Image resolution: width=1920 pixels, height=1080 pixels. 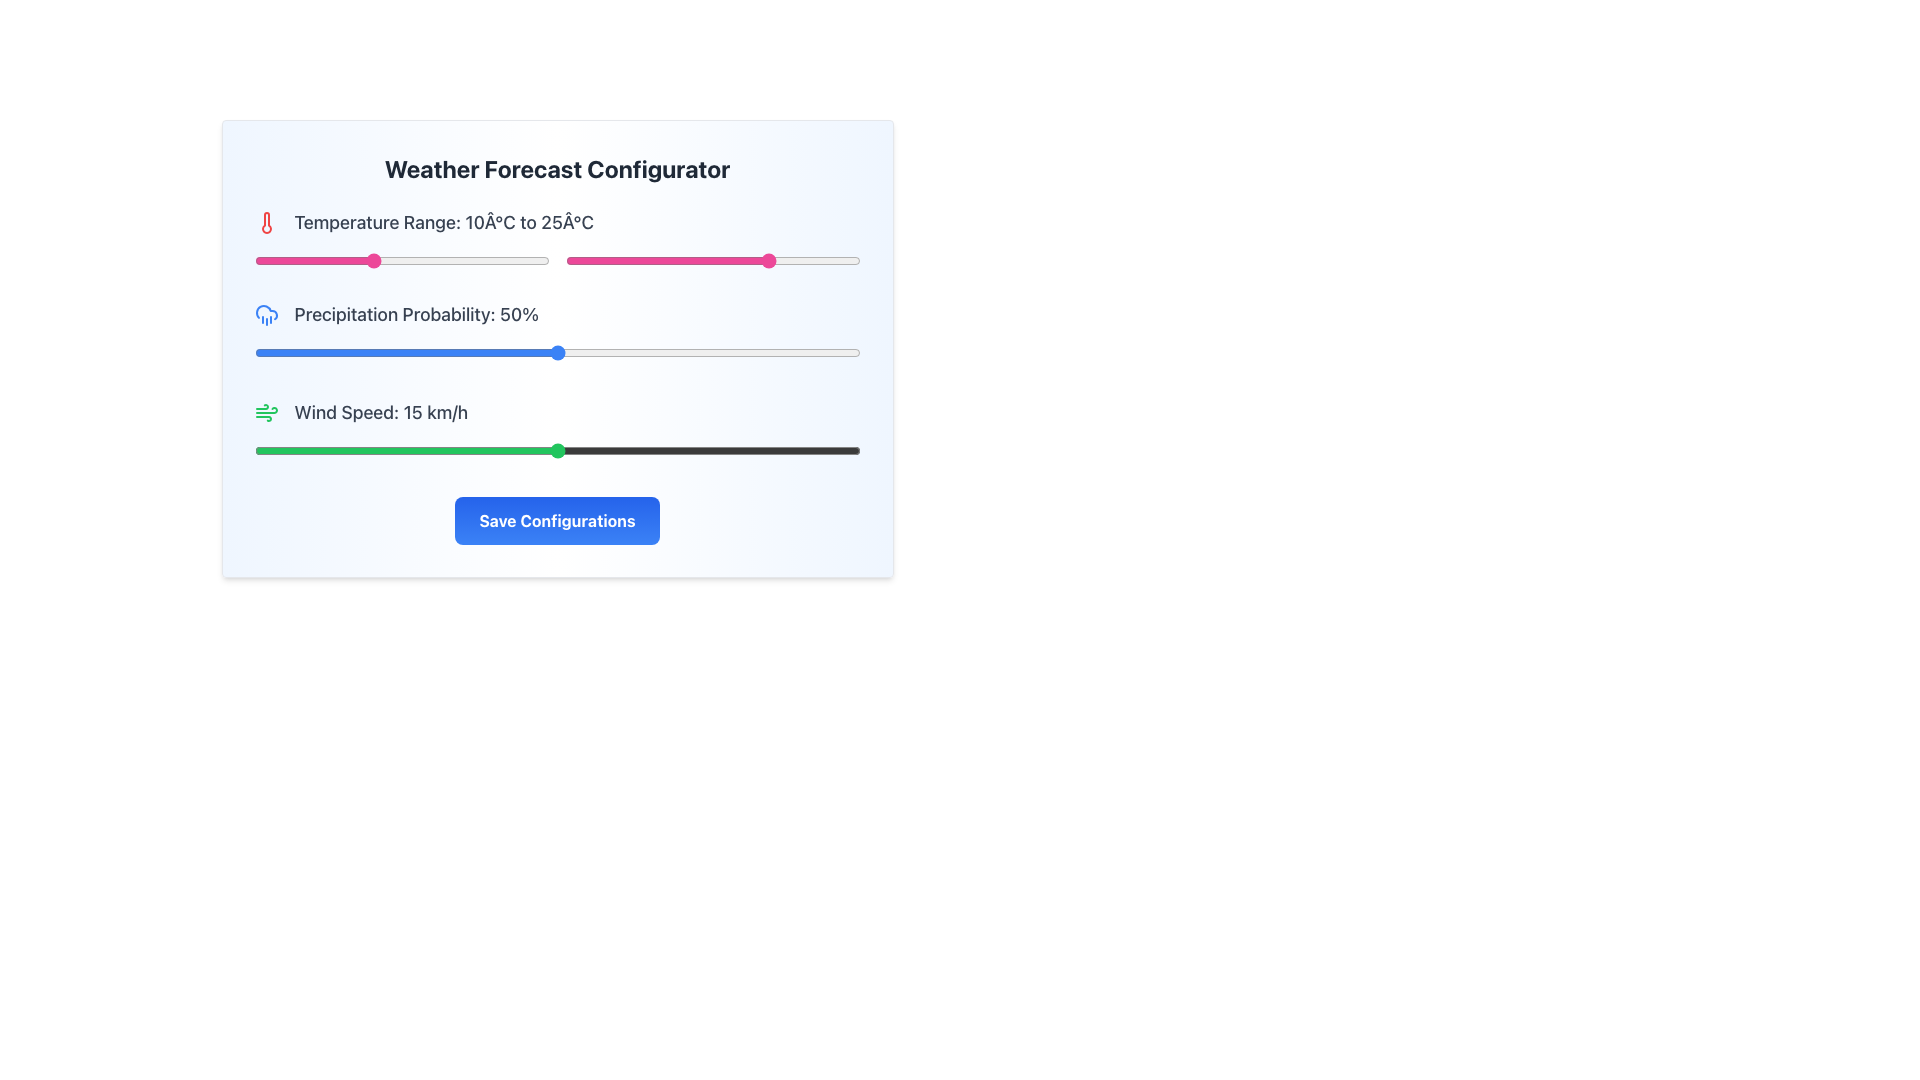 What do you see at coordinates (557, 451) in the screenshot?
I see `the horizontal range slider with rounded edges and a green accent located below the 'Wind Speed: 15 km/h' label` at bounding box center [557, 451].